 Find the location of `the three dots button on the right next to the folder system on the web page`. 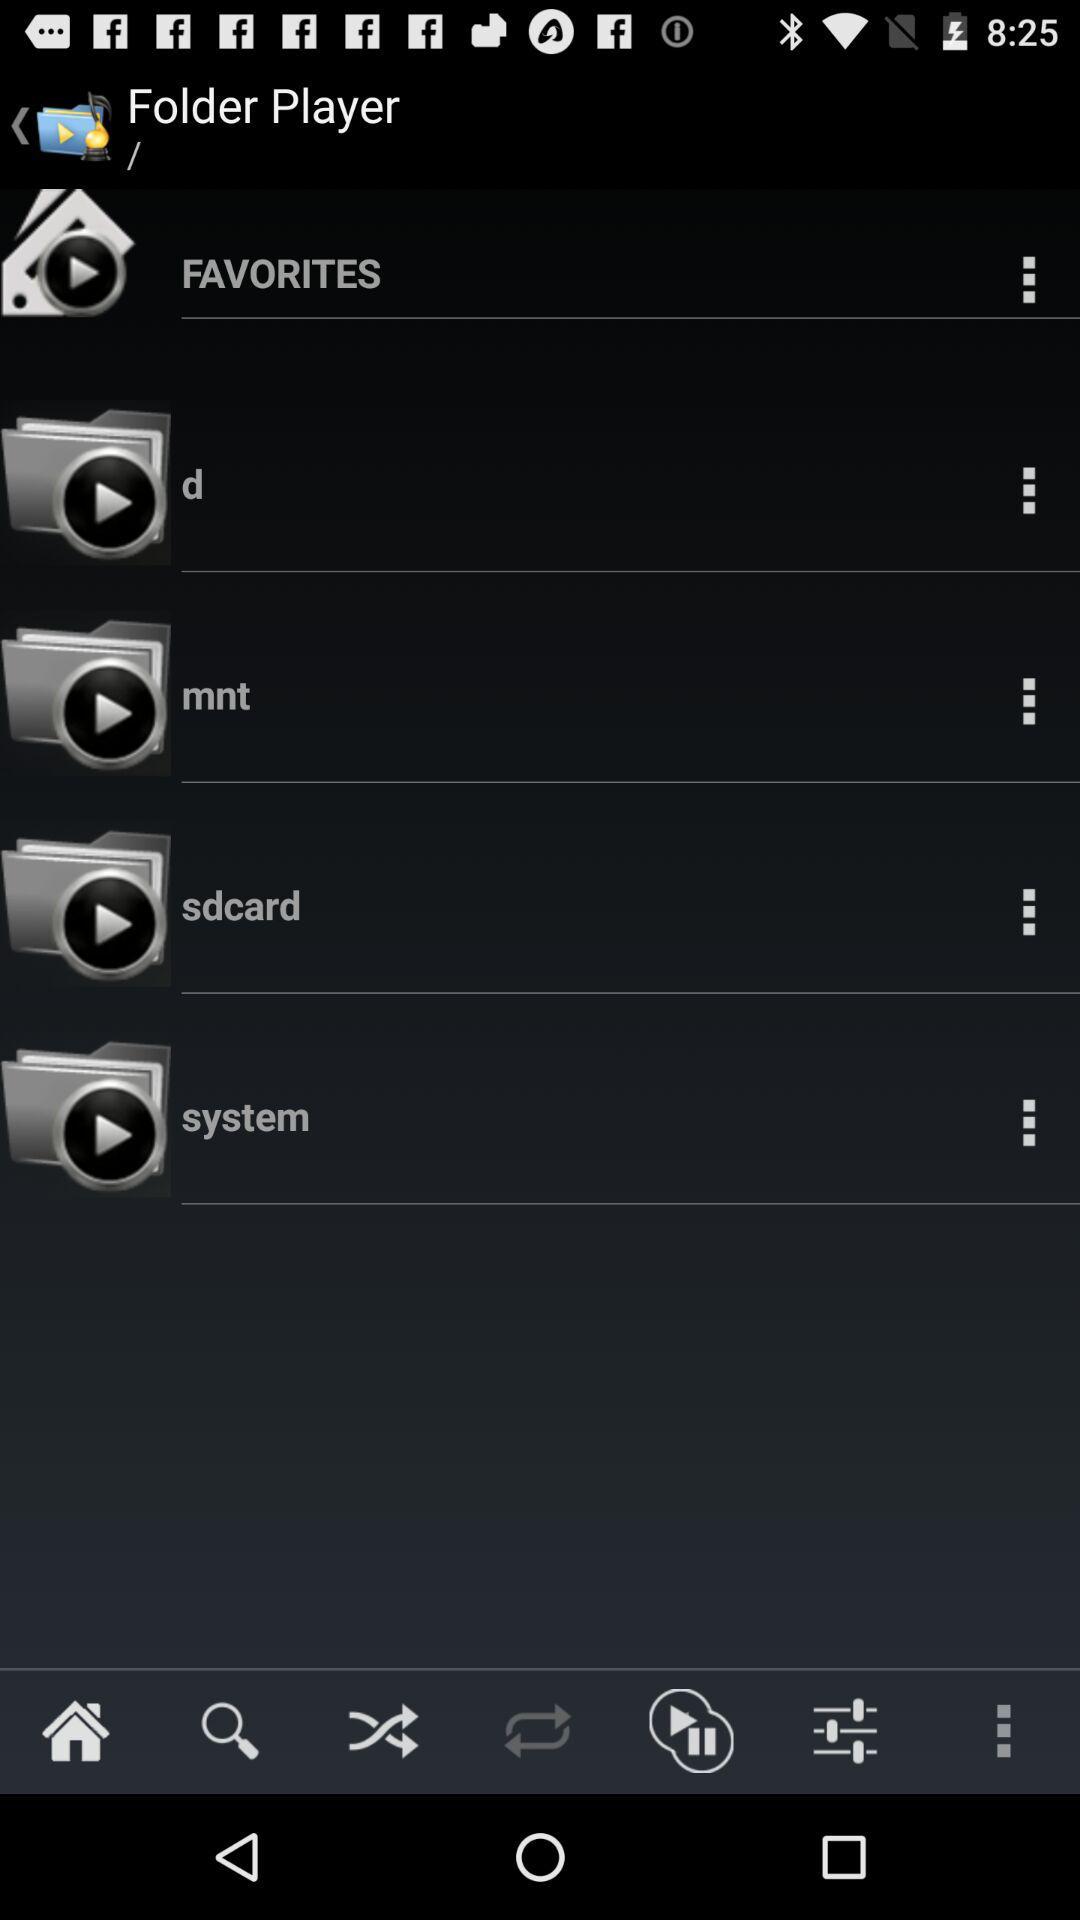

the three dots button on the right next to the folder system on the web page is located at coordinates (1028, 1121).